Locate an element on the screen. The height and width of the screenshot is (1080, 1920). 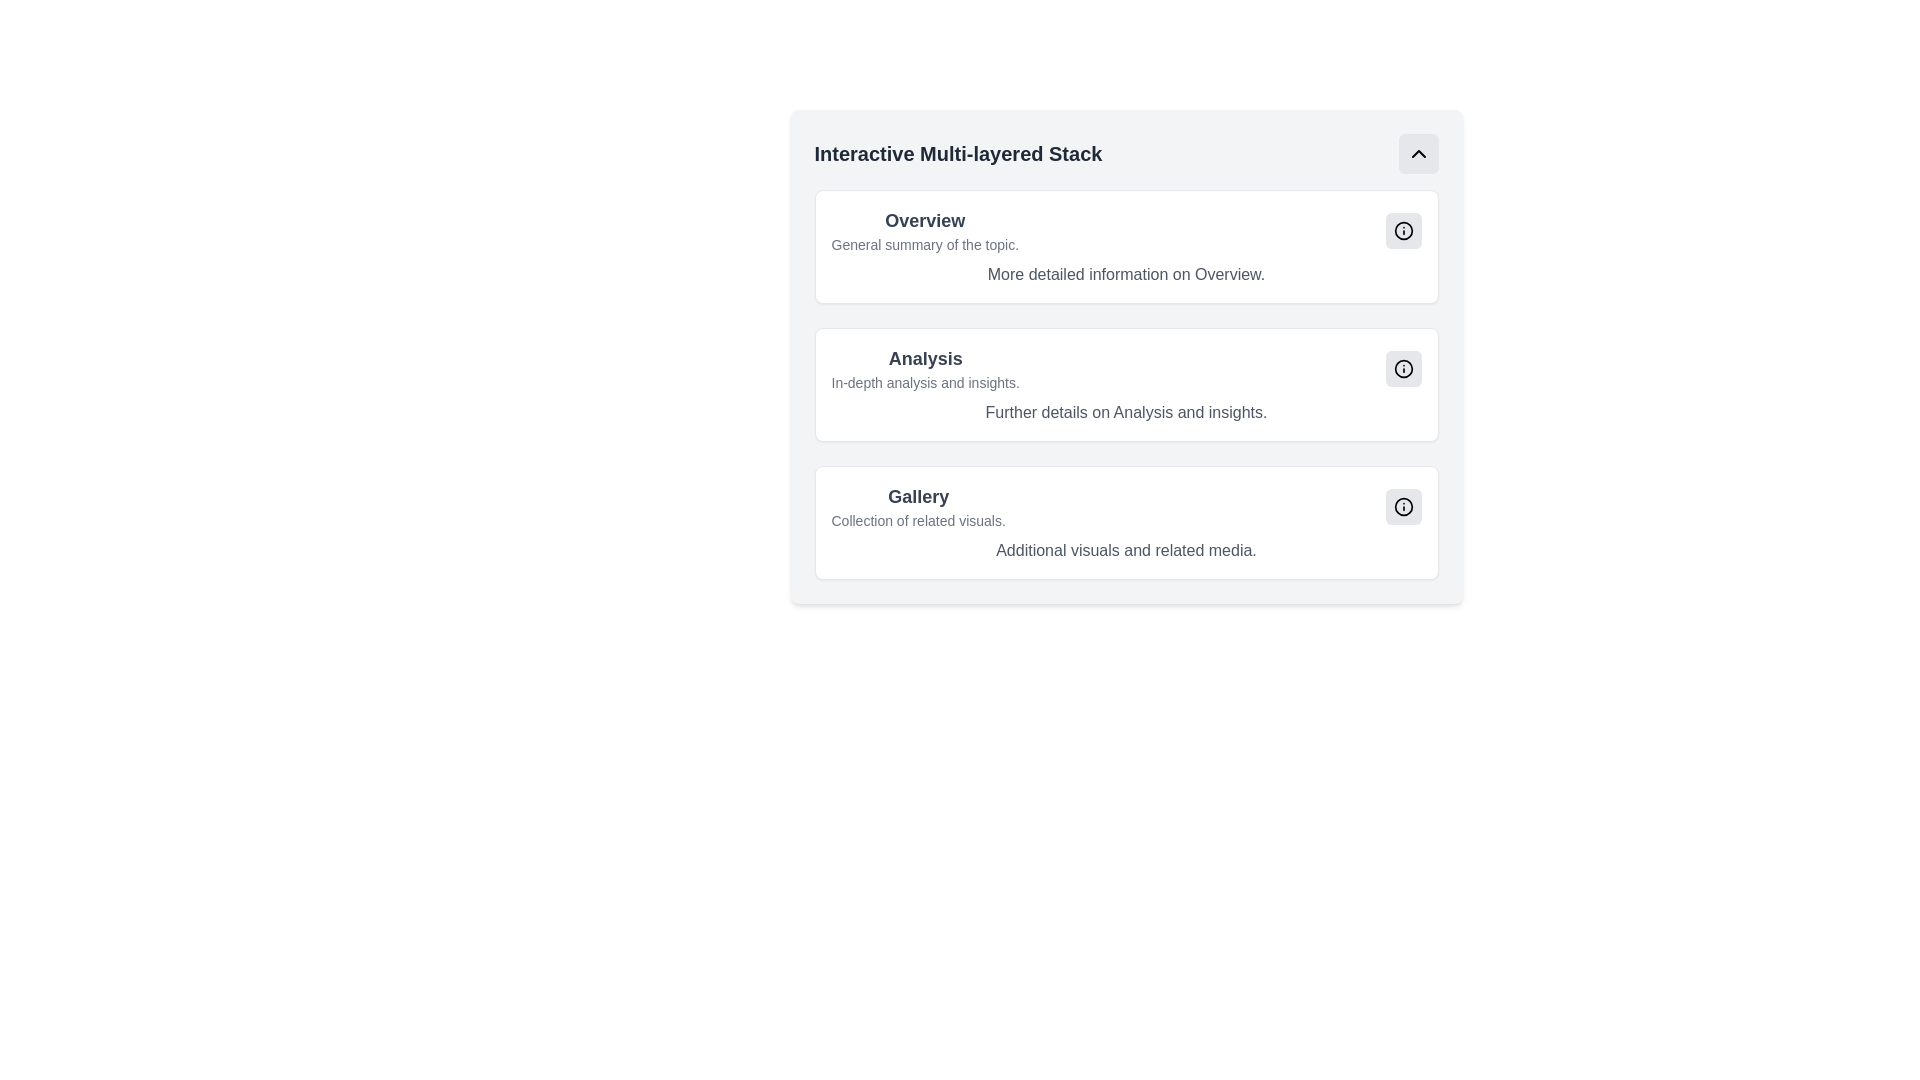
the Text label located in the 'Overview' section, which provides additional descriptive information and is positioned immediately below a general summary text is located at coordinates (1126, 274).